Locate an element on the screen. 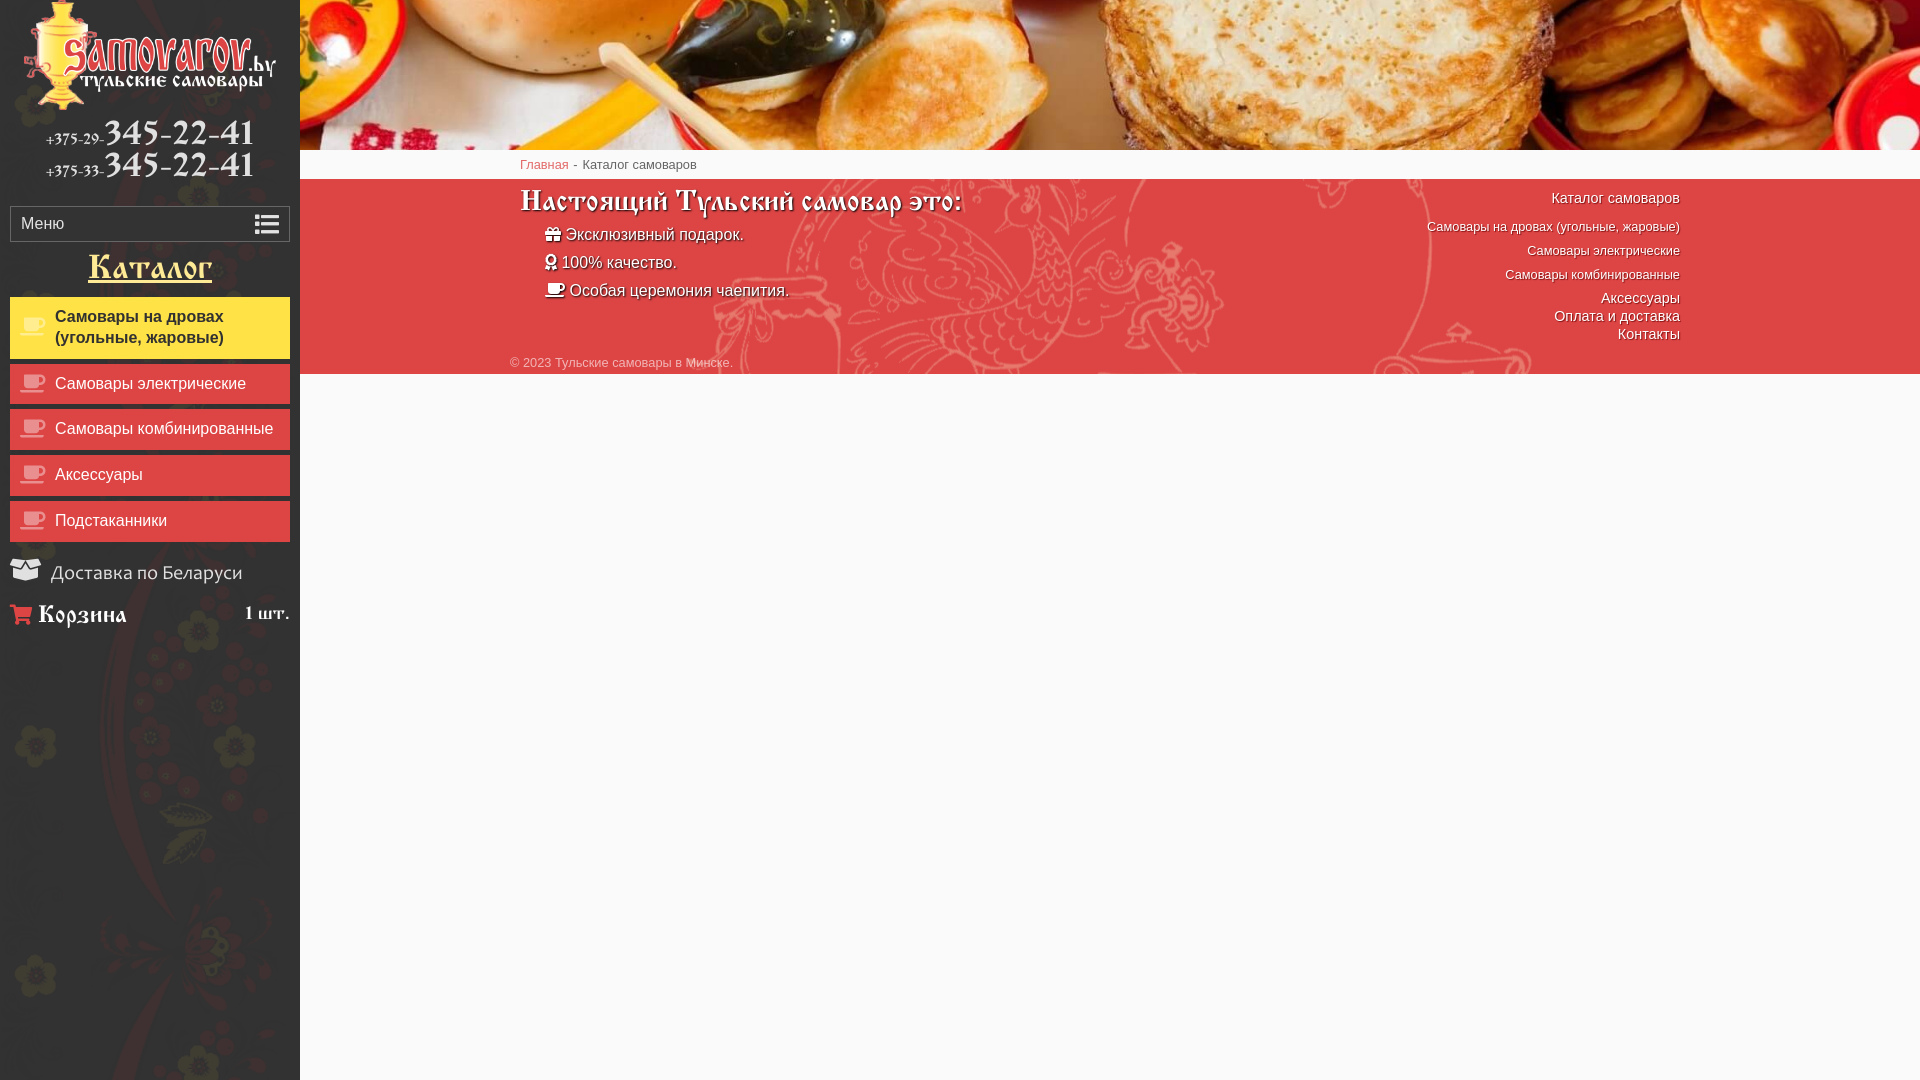  '+375-33-345-22-41' is located at coordinates (148, 167).